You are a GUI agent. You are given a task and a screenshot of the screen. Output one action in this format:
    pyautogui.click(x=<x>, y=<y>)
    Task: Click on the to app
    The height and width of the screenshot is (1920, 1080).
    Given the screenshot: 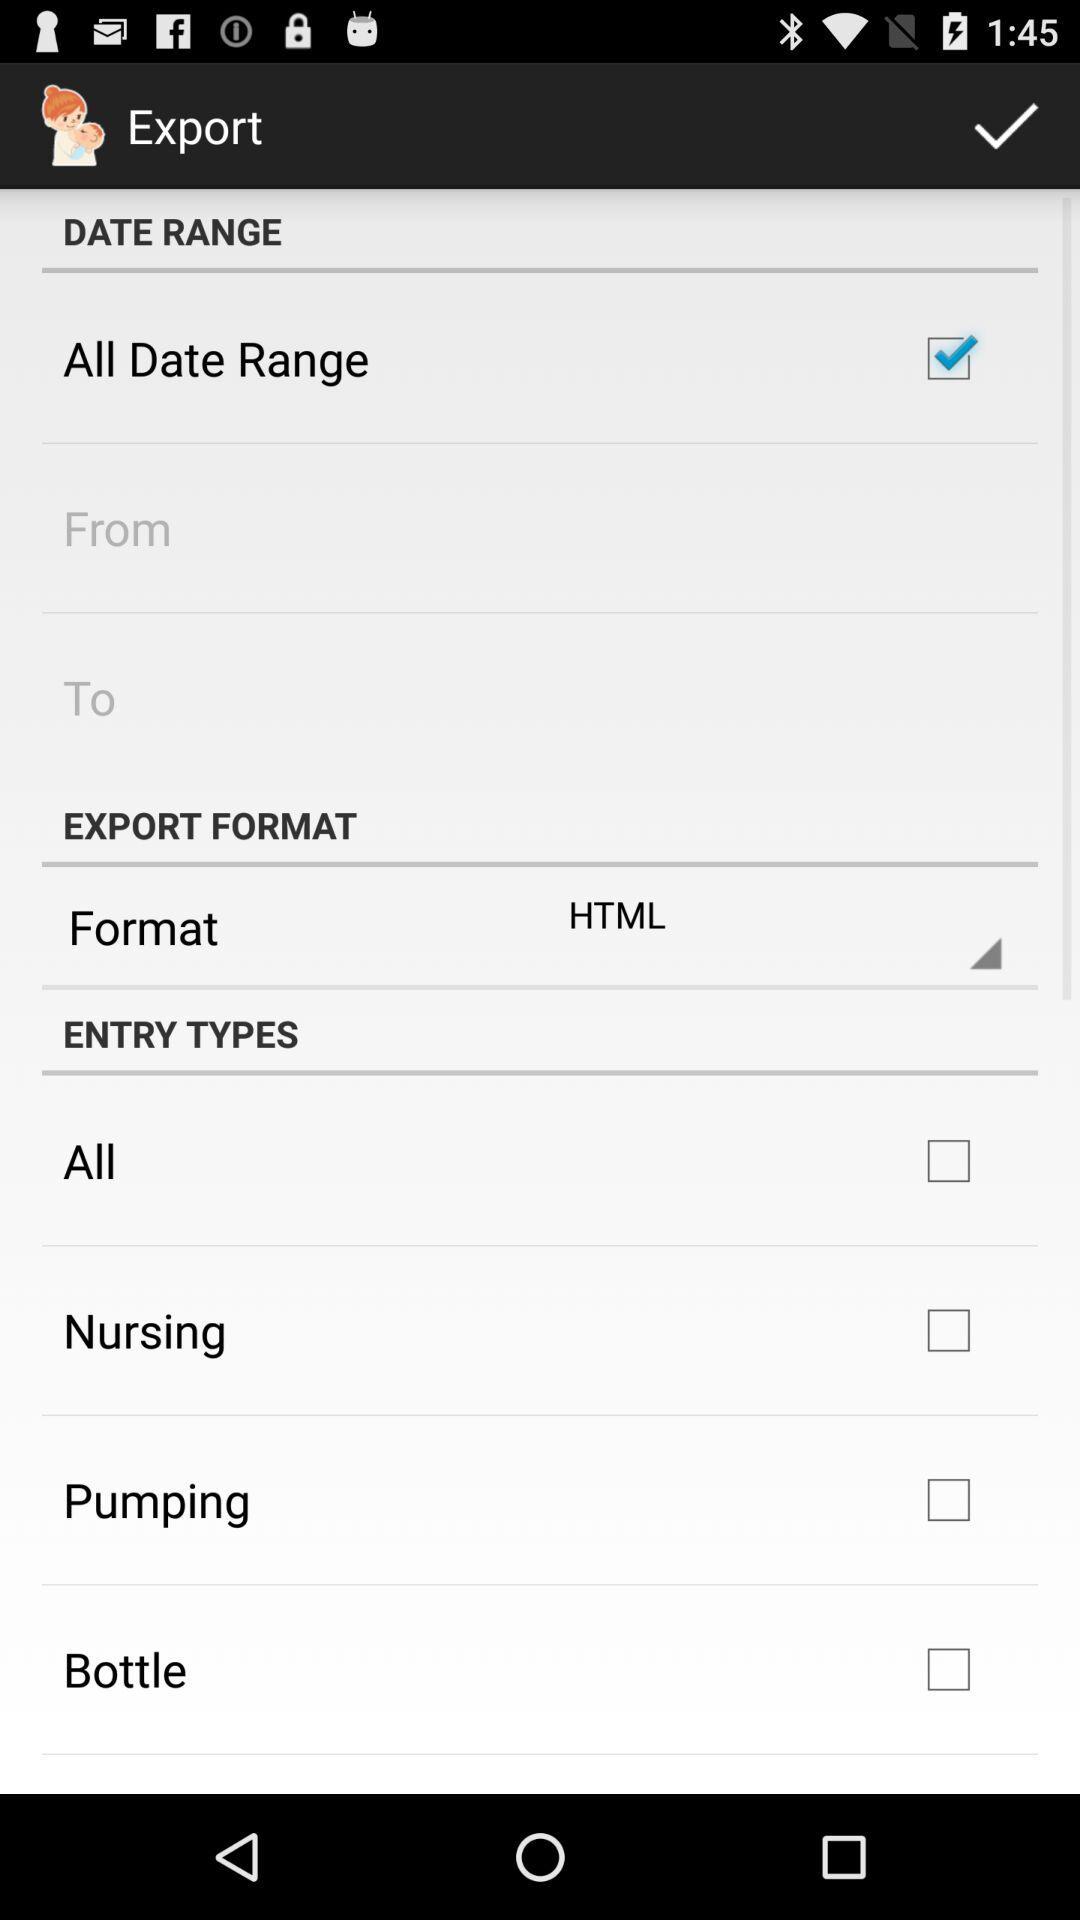 What is the action you would take?
    pyautogui.click(x=88, y=697)
    